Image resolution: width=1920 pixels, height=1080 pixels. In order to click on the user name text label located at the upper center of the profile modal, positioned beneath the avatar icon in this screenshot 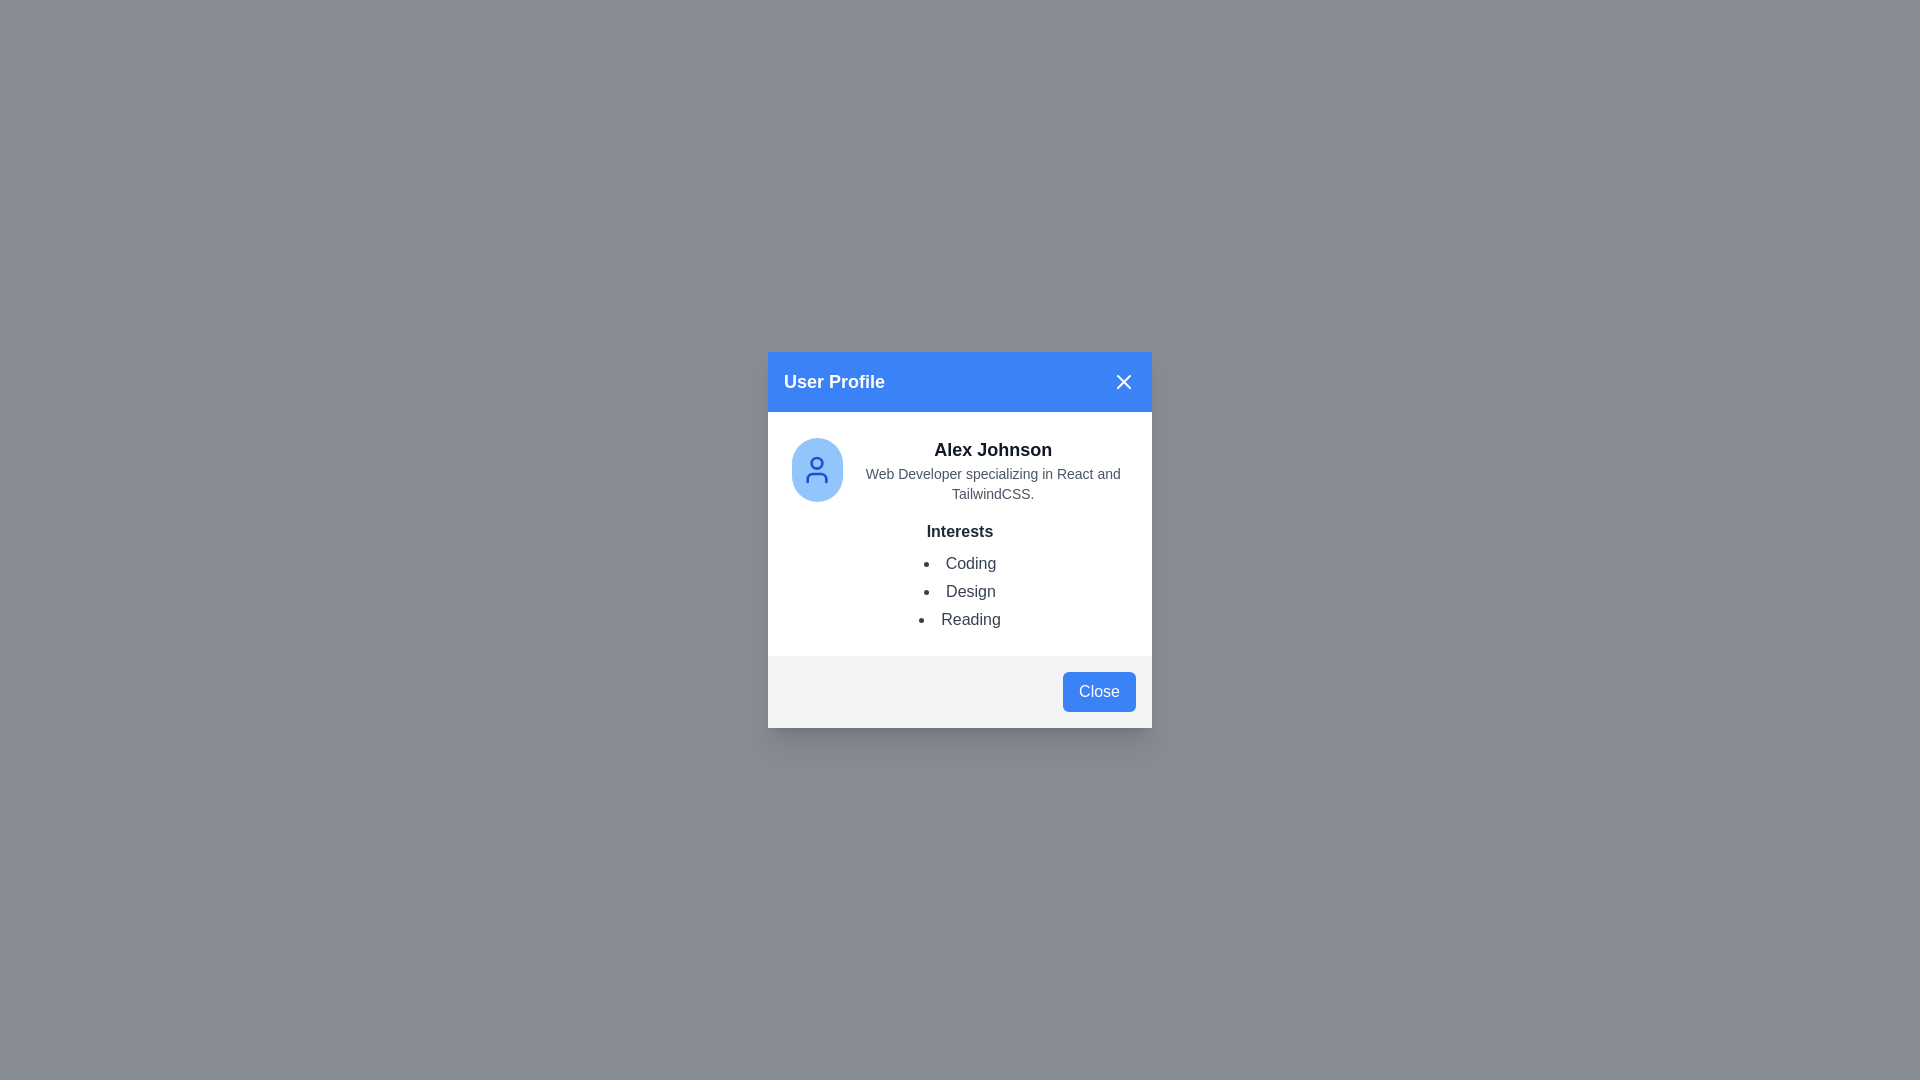, I will do `click(993, 450)`.